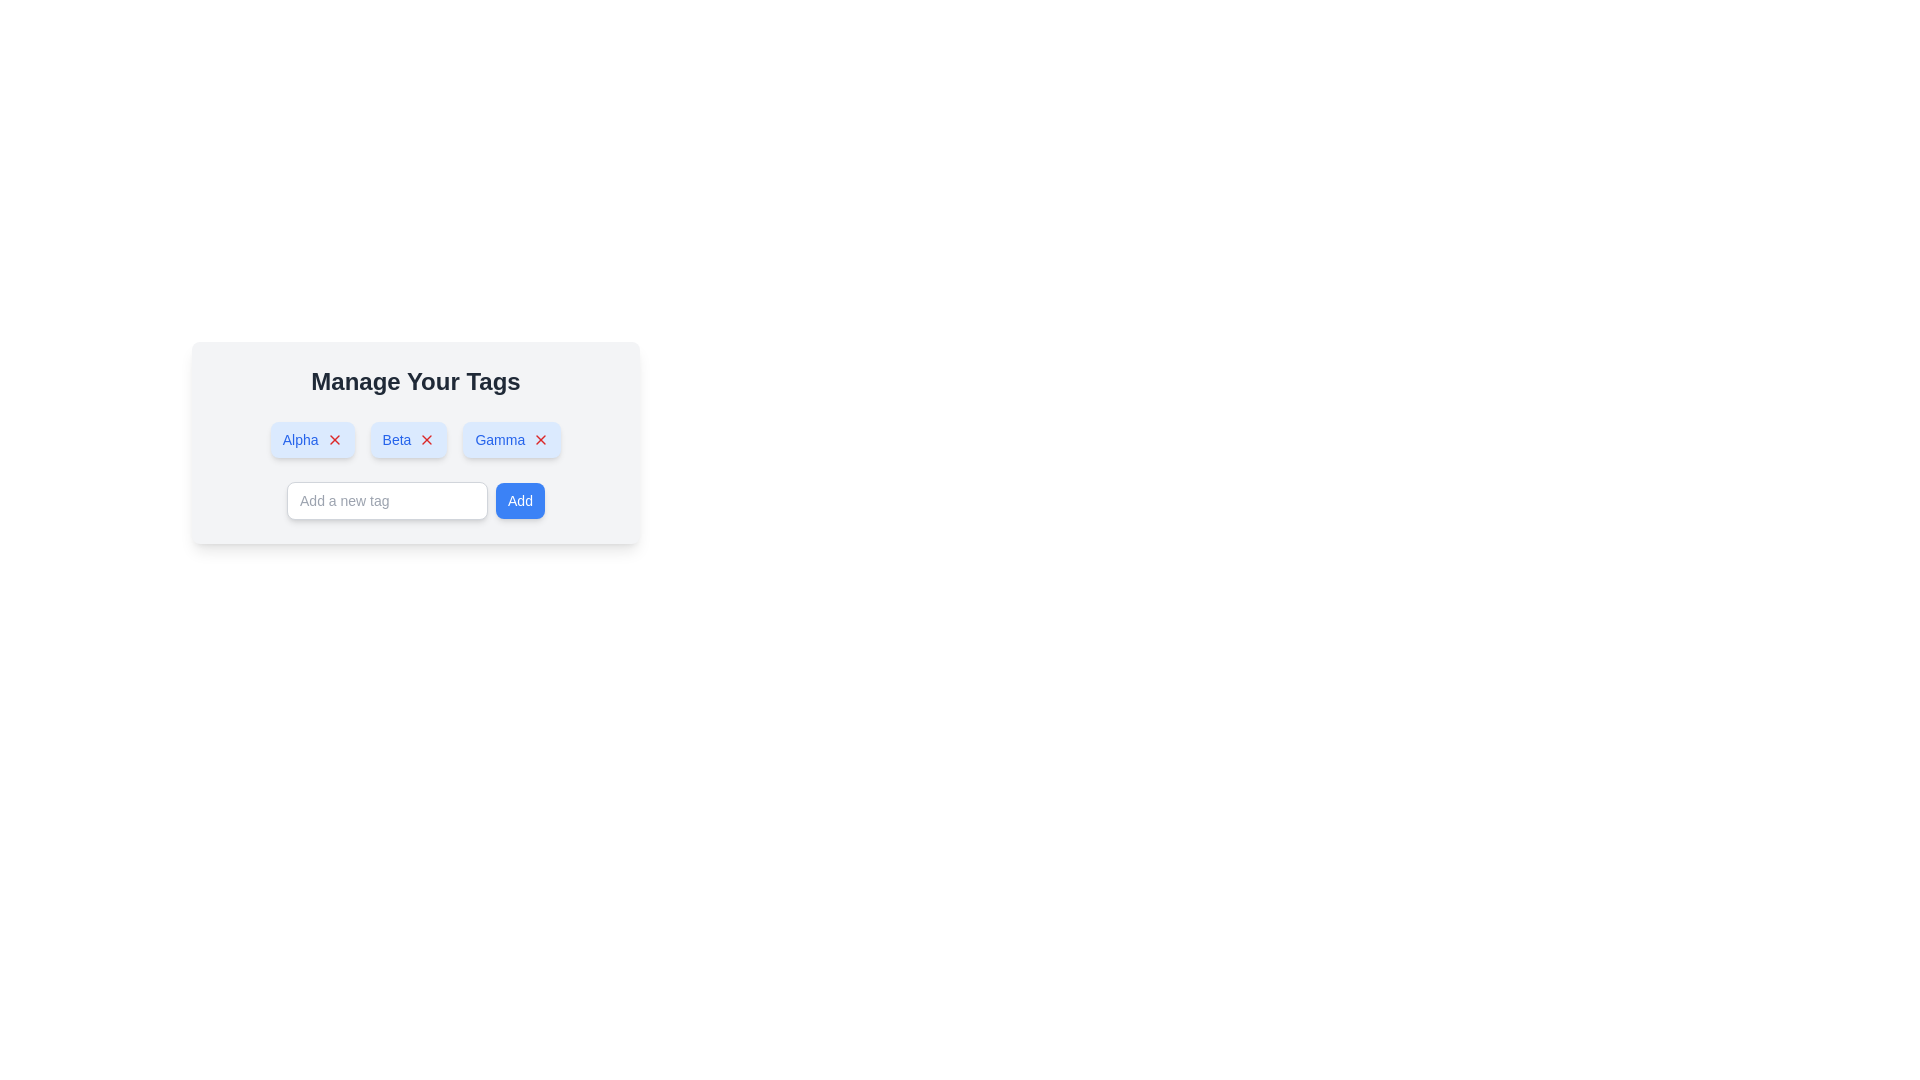 This screenshot has width=1920, height=1080. What do you see at coordinates (520, 500) in the screenshot?
I see `the 'Add a new tag' button` at bounding box center [520, 500].